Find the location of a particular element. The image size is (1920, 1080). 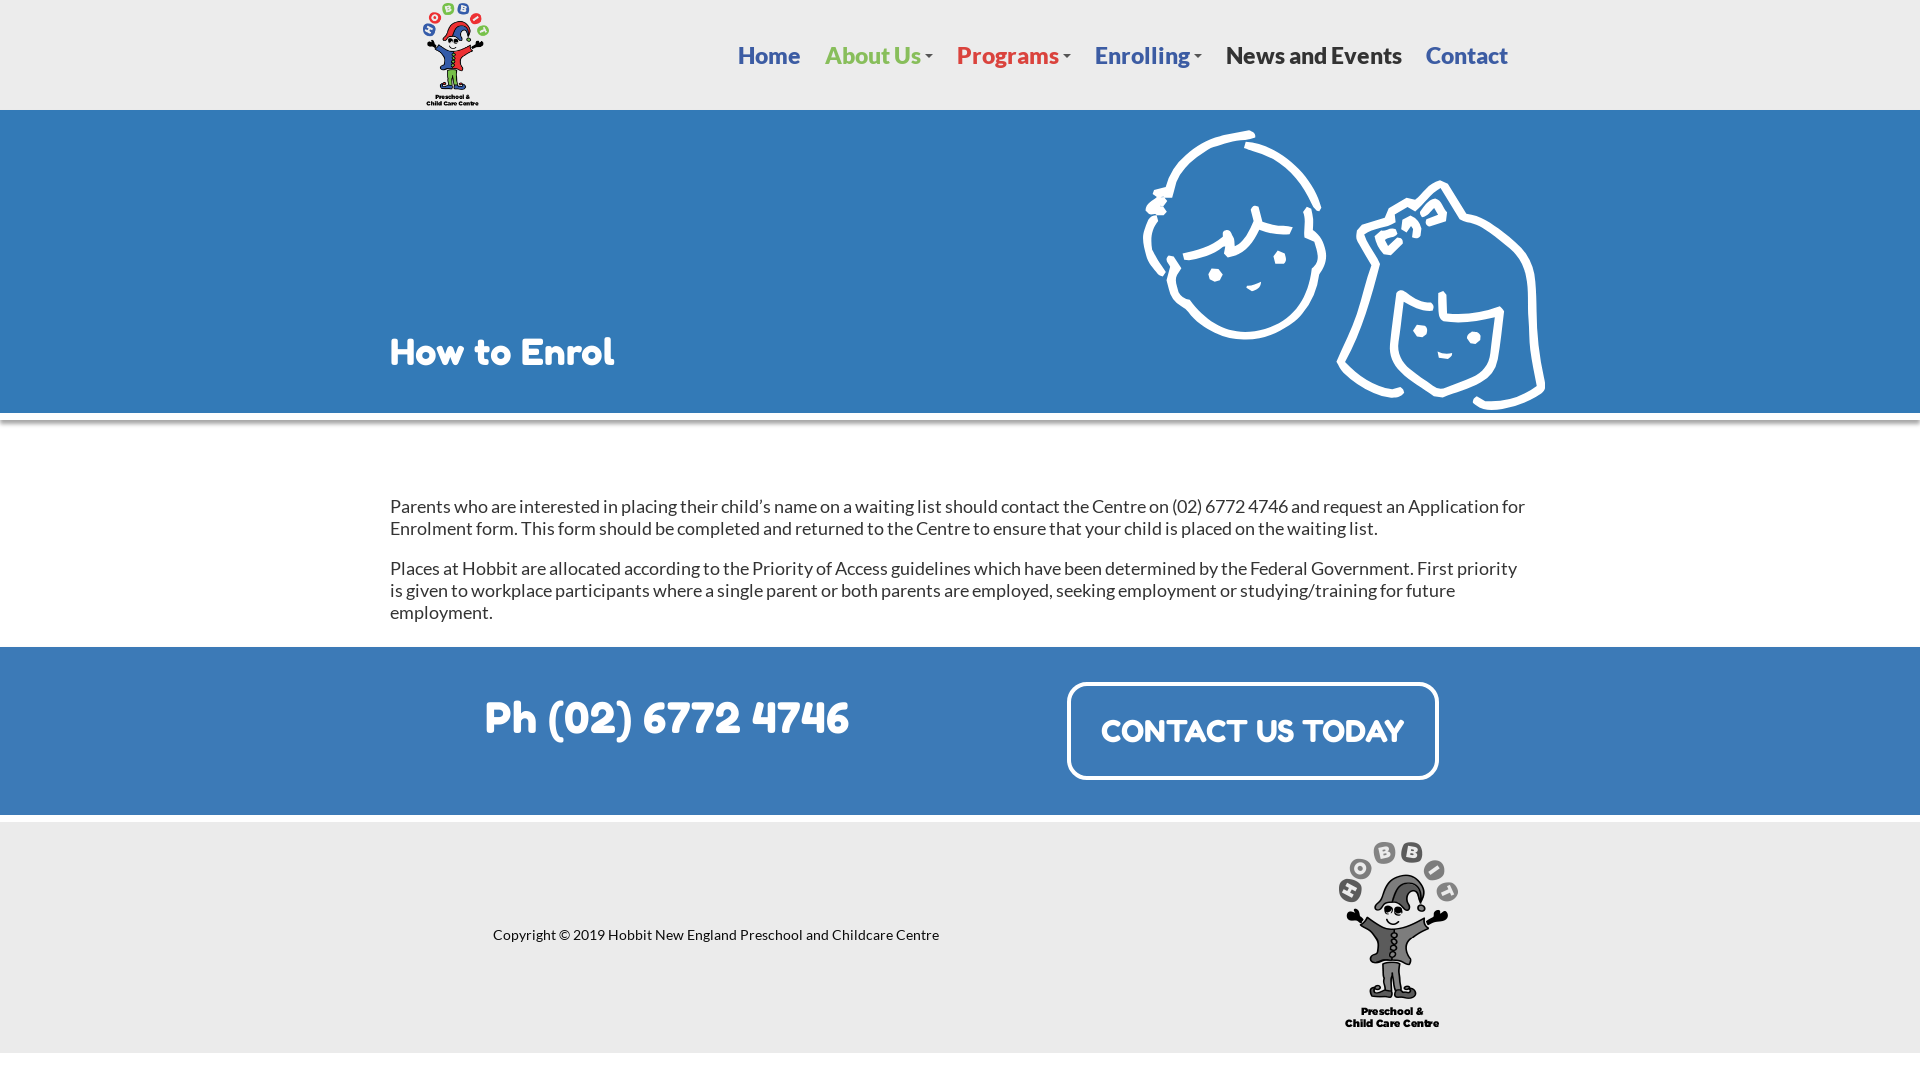

'News and Events' is located at coordinates (1314, 54).